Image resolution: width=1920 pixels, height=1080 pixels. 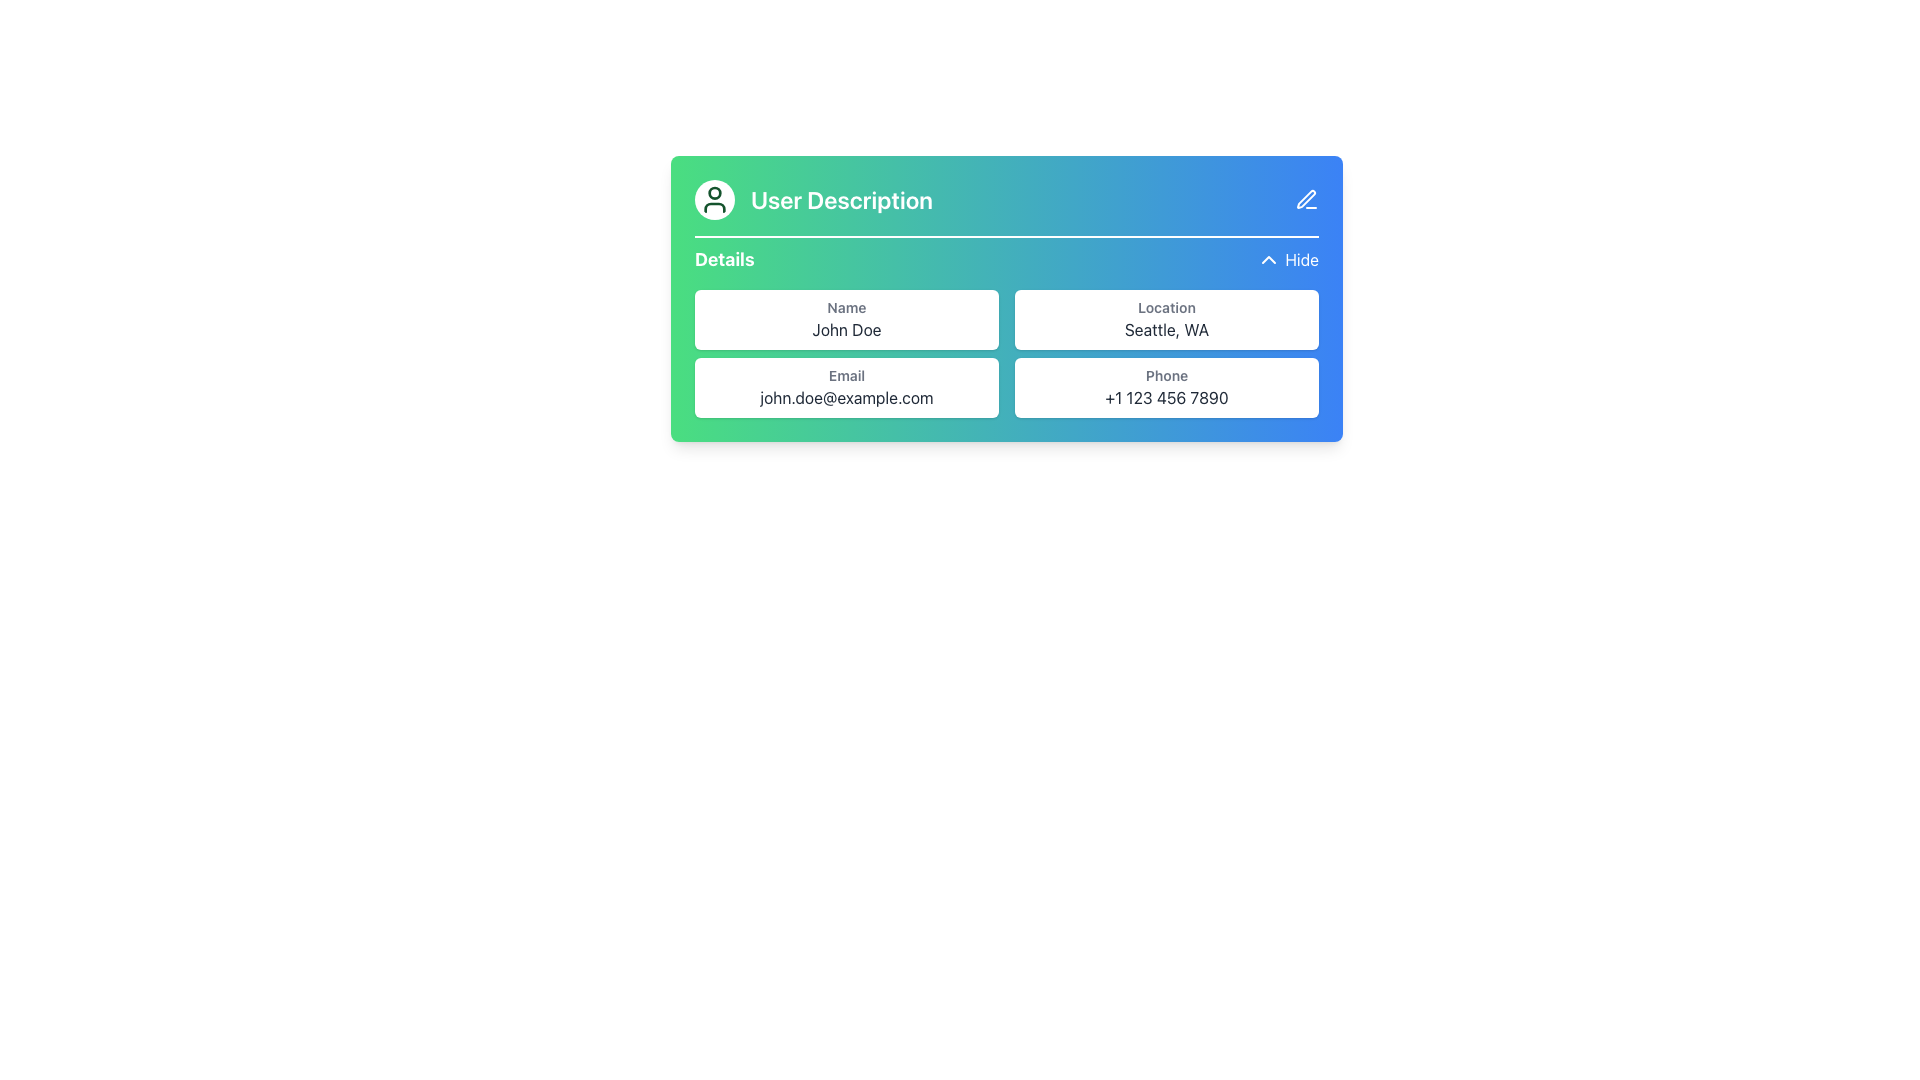 What do you see at coordinates (1166, 308) in the screenshot?
I see `the static text label located above the text 'Seattle, WA' in the second column of the user details layout` at bounding box center [1166, 308].